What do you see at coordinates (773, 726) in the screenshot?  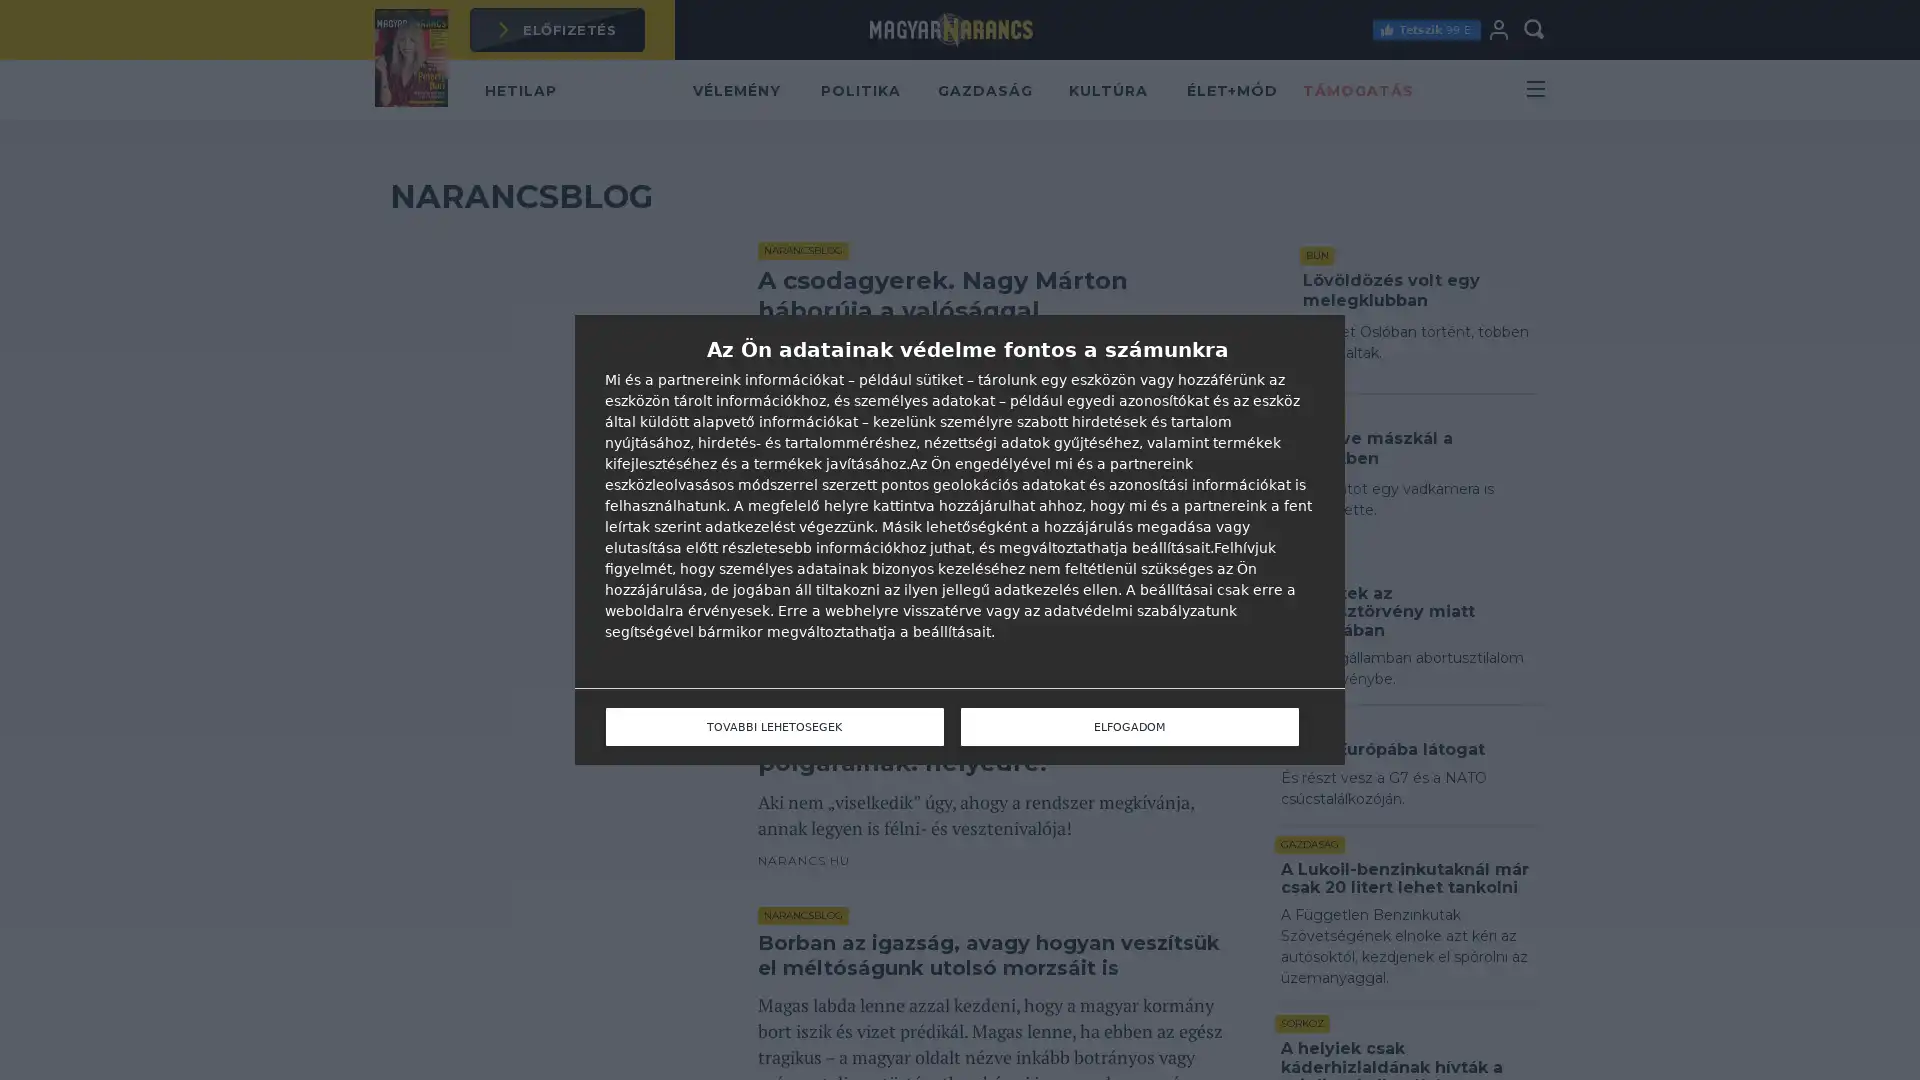 I see `TOVABBI LEHETOSEGEK` at bounding box center [773, 726].